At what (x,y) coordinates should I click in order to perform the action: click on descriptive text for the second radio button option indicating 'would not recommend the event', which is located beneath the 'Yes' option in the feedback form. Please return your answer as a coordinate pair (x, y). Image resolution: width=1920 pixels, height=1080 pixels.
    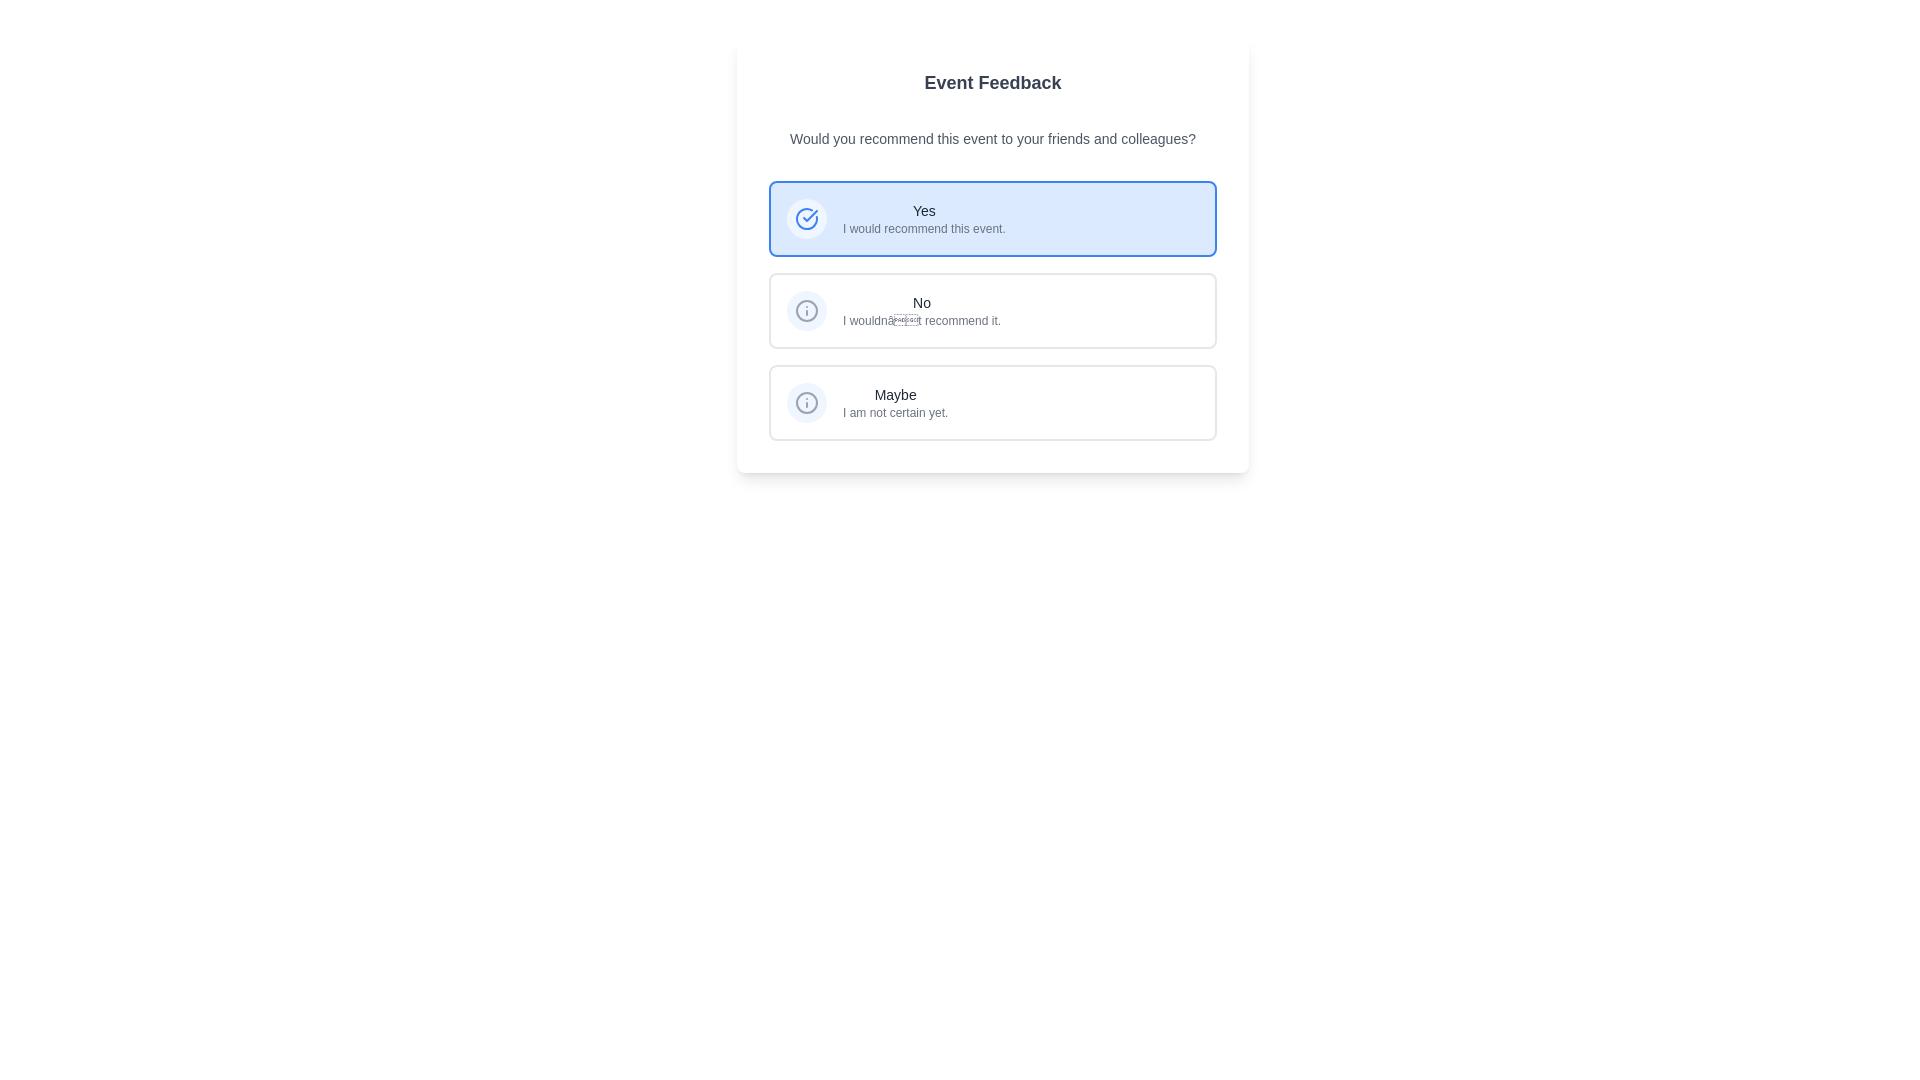
    Looking at the image, I should click on (993, 311).